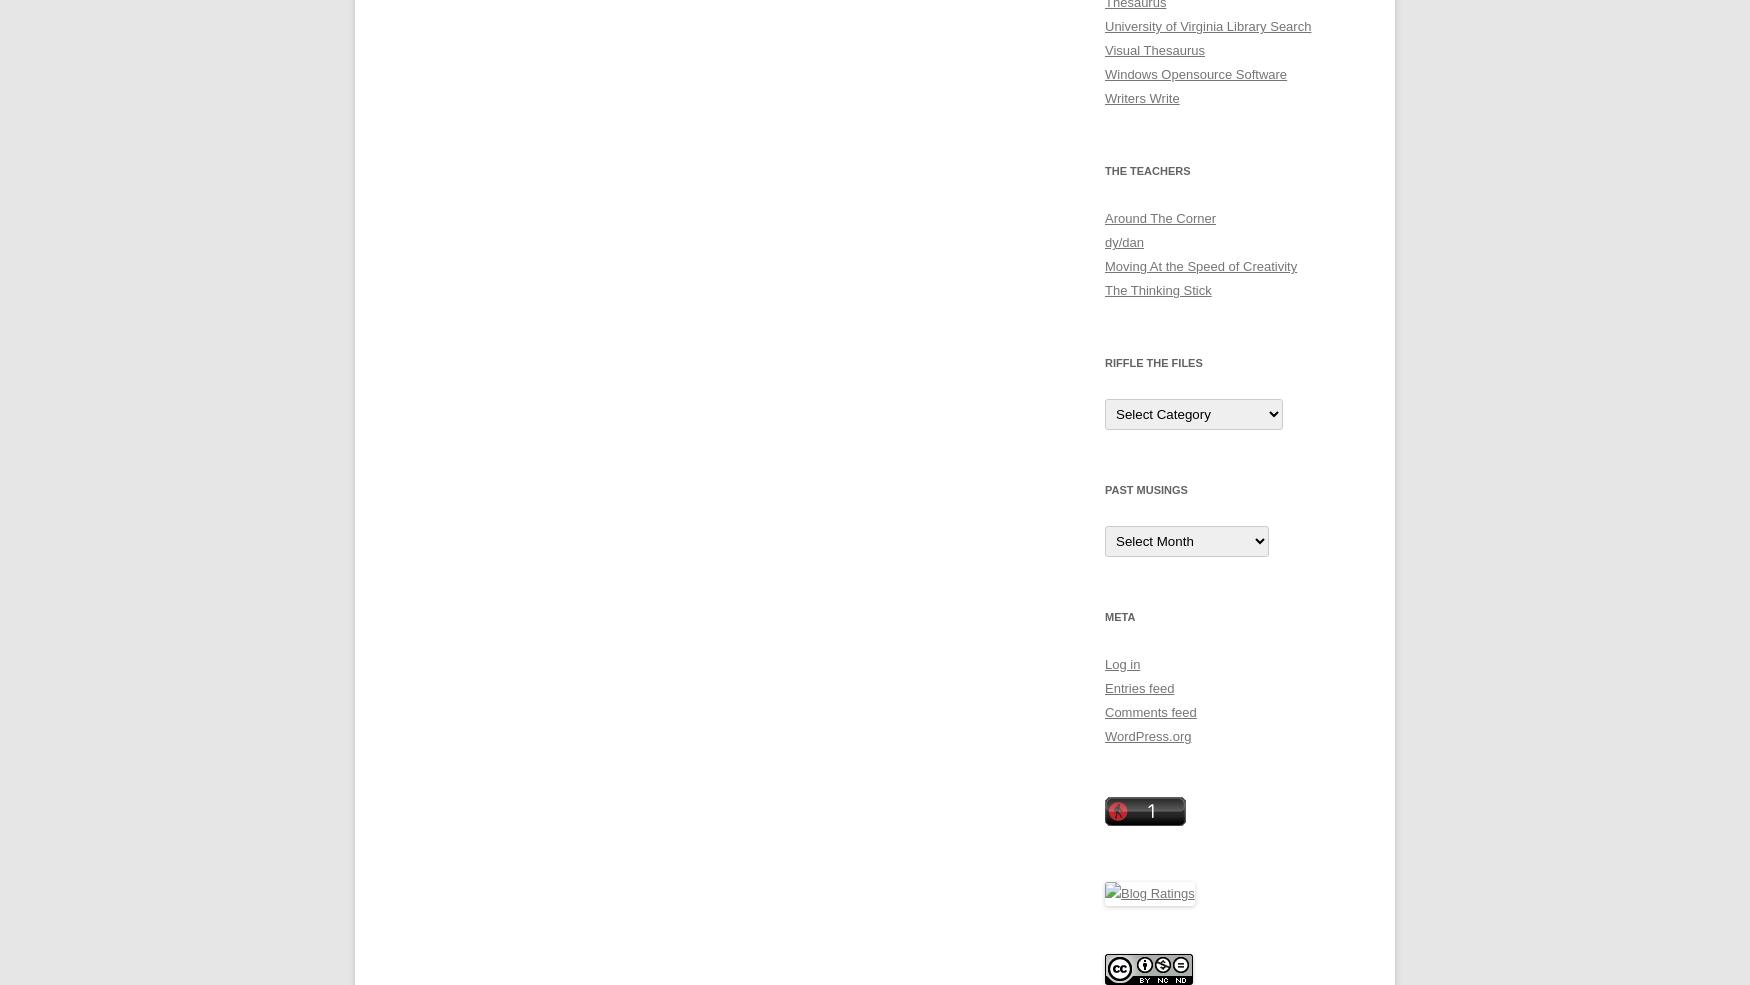 Image resolution: width=1750 pixels, height=985 pixels. What do you see at coordinates (1153, 49) in the screenshot?
I see `'Visual Thesaurus'` at bounding box center [1153, 49].